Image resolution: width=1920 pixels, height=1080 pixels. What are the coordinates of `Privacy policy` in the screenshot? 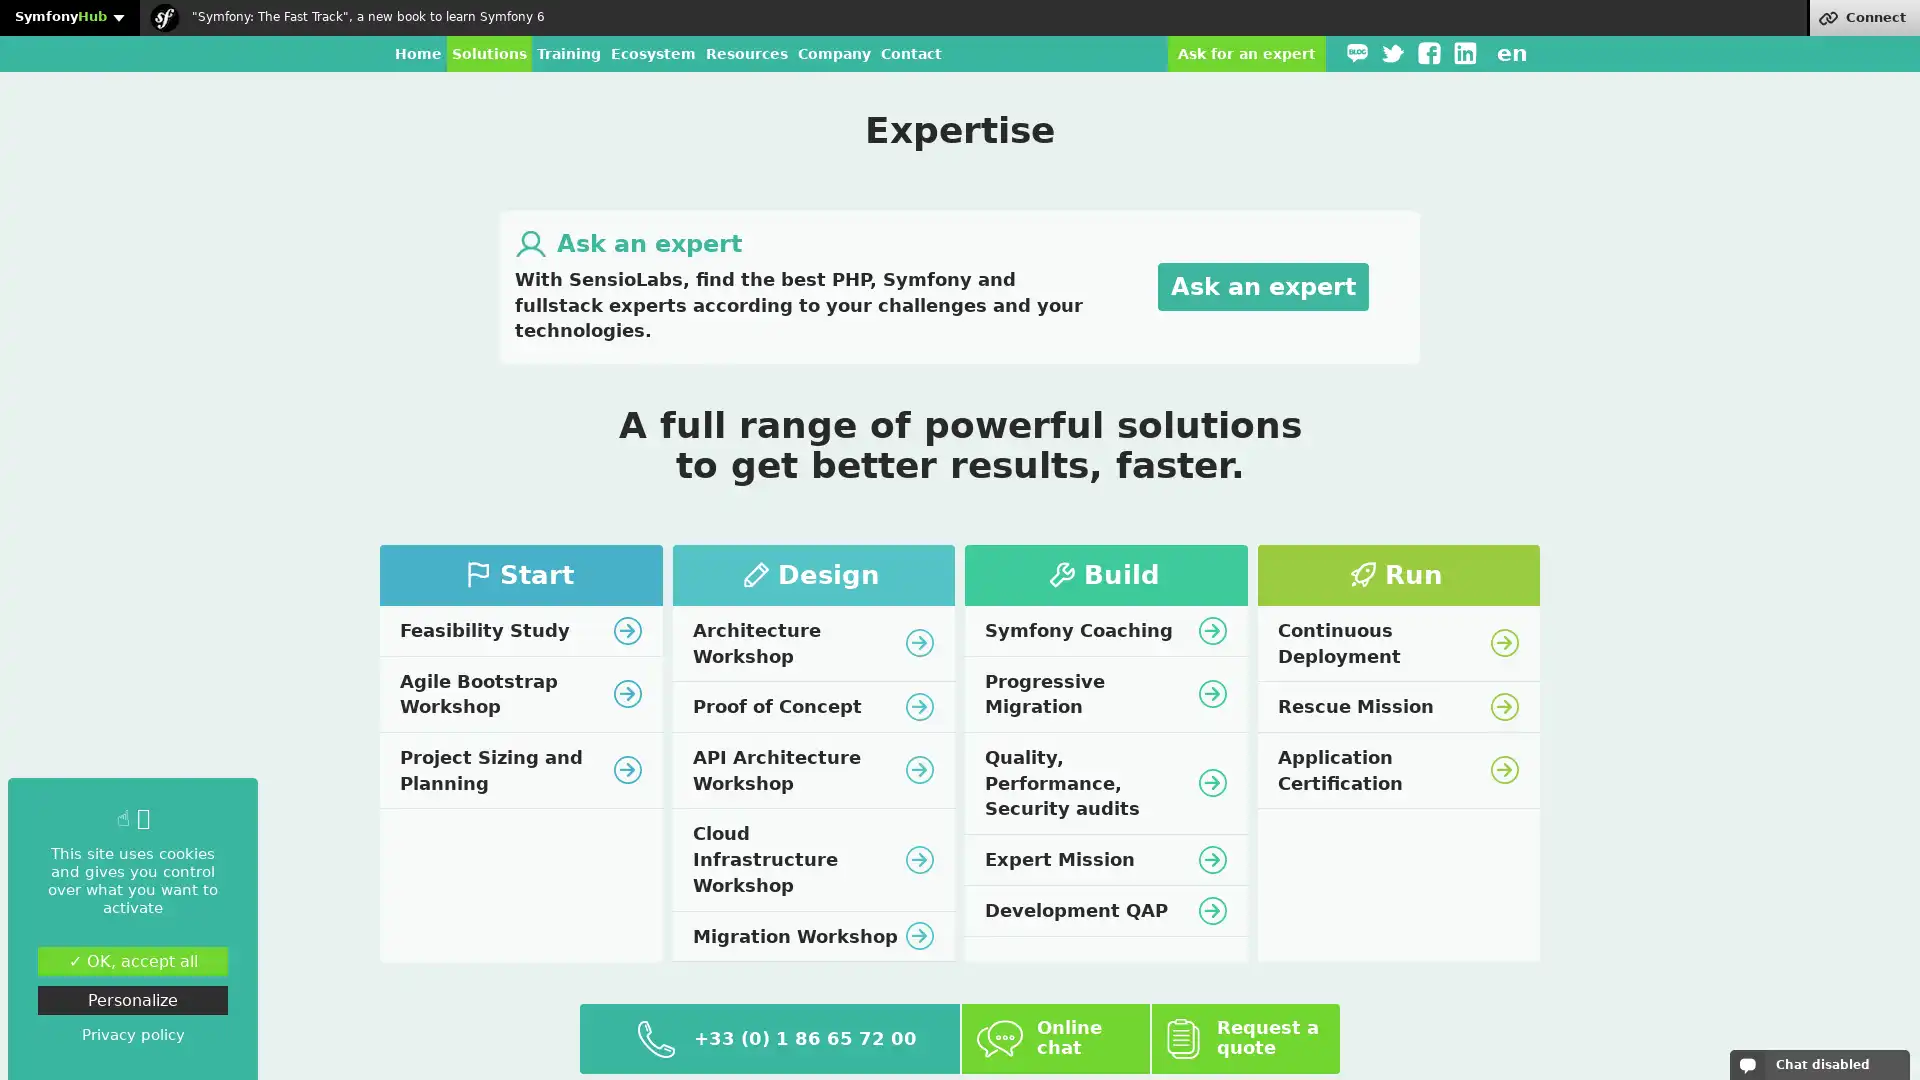 It's located at (132, 1034).